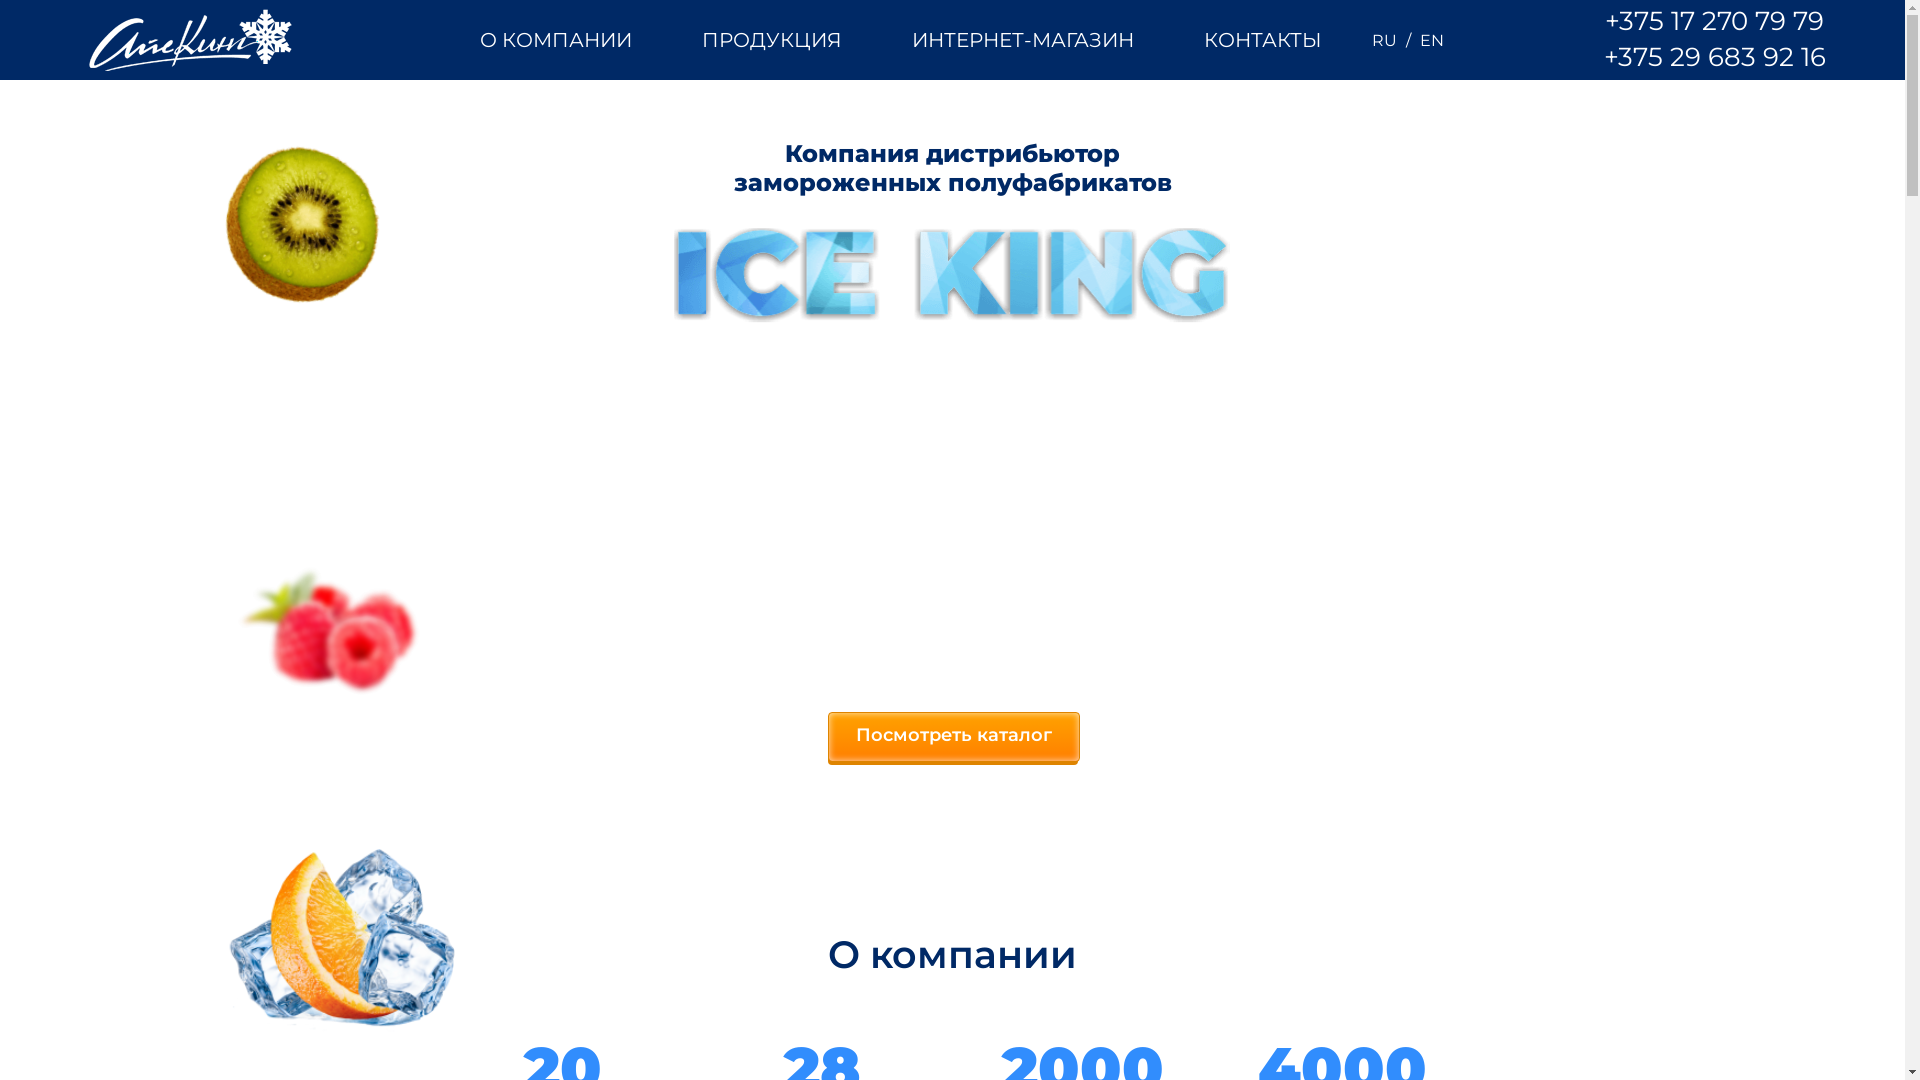 This screenshot has height=1080, width=1920. I want to click on '+375 29 683 92 16', so click(1713, 56).